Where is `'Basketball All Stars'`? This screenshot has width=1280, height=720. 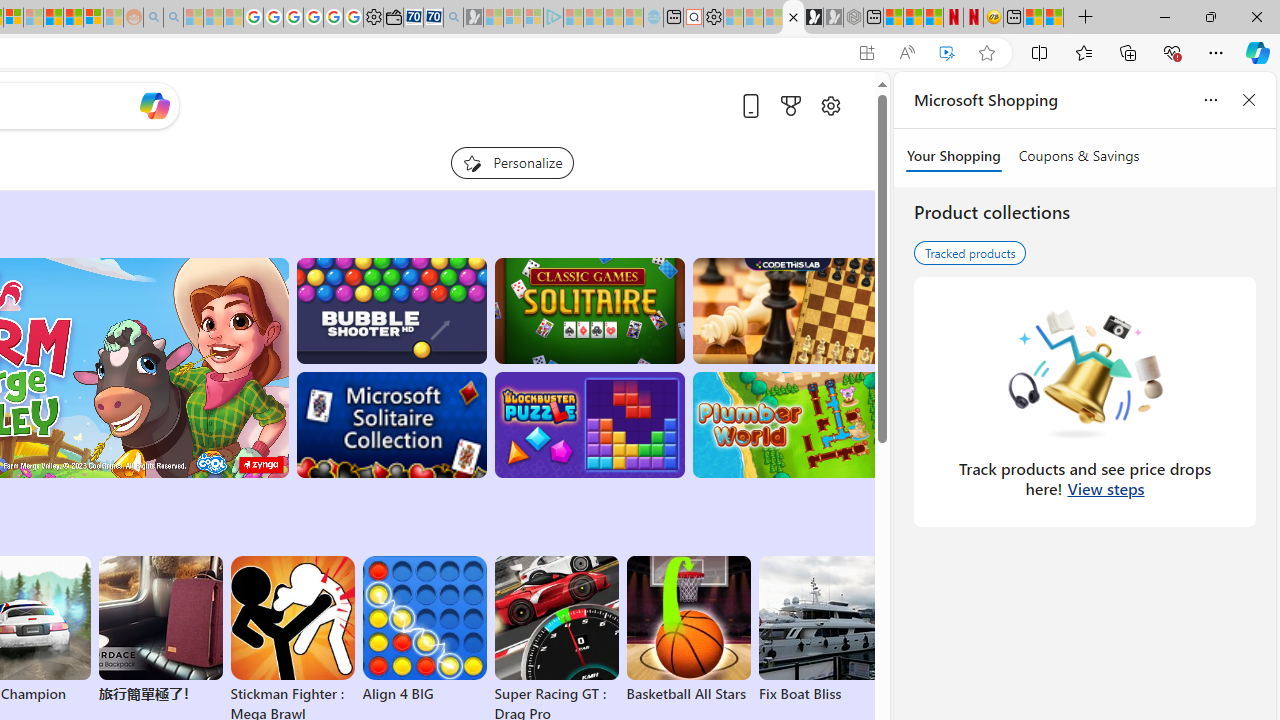 'Basketball All Stars' is located at coordinates (688, 630).